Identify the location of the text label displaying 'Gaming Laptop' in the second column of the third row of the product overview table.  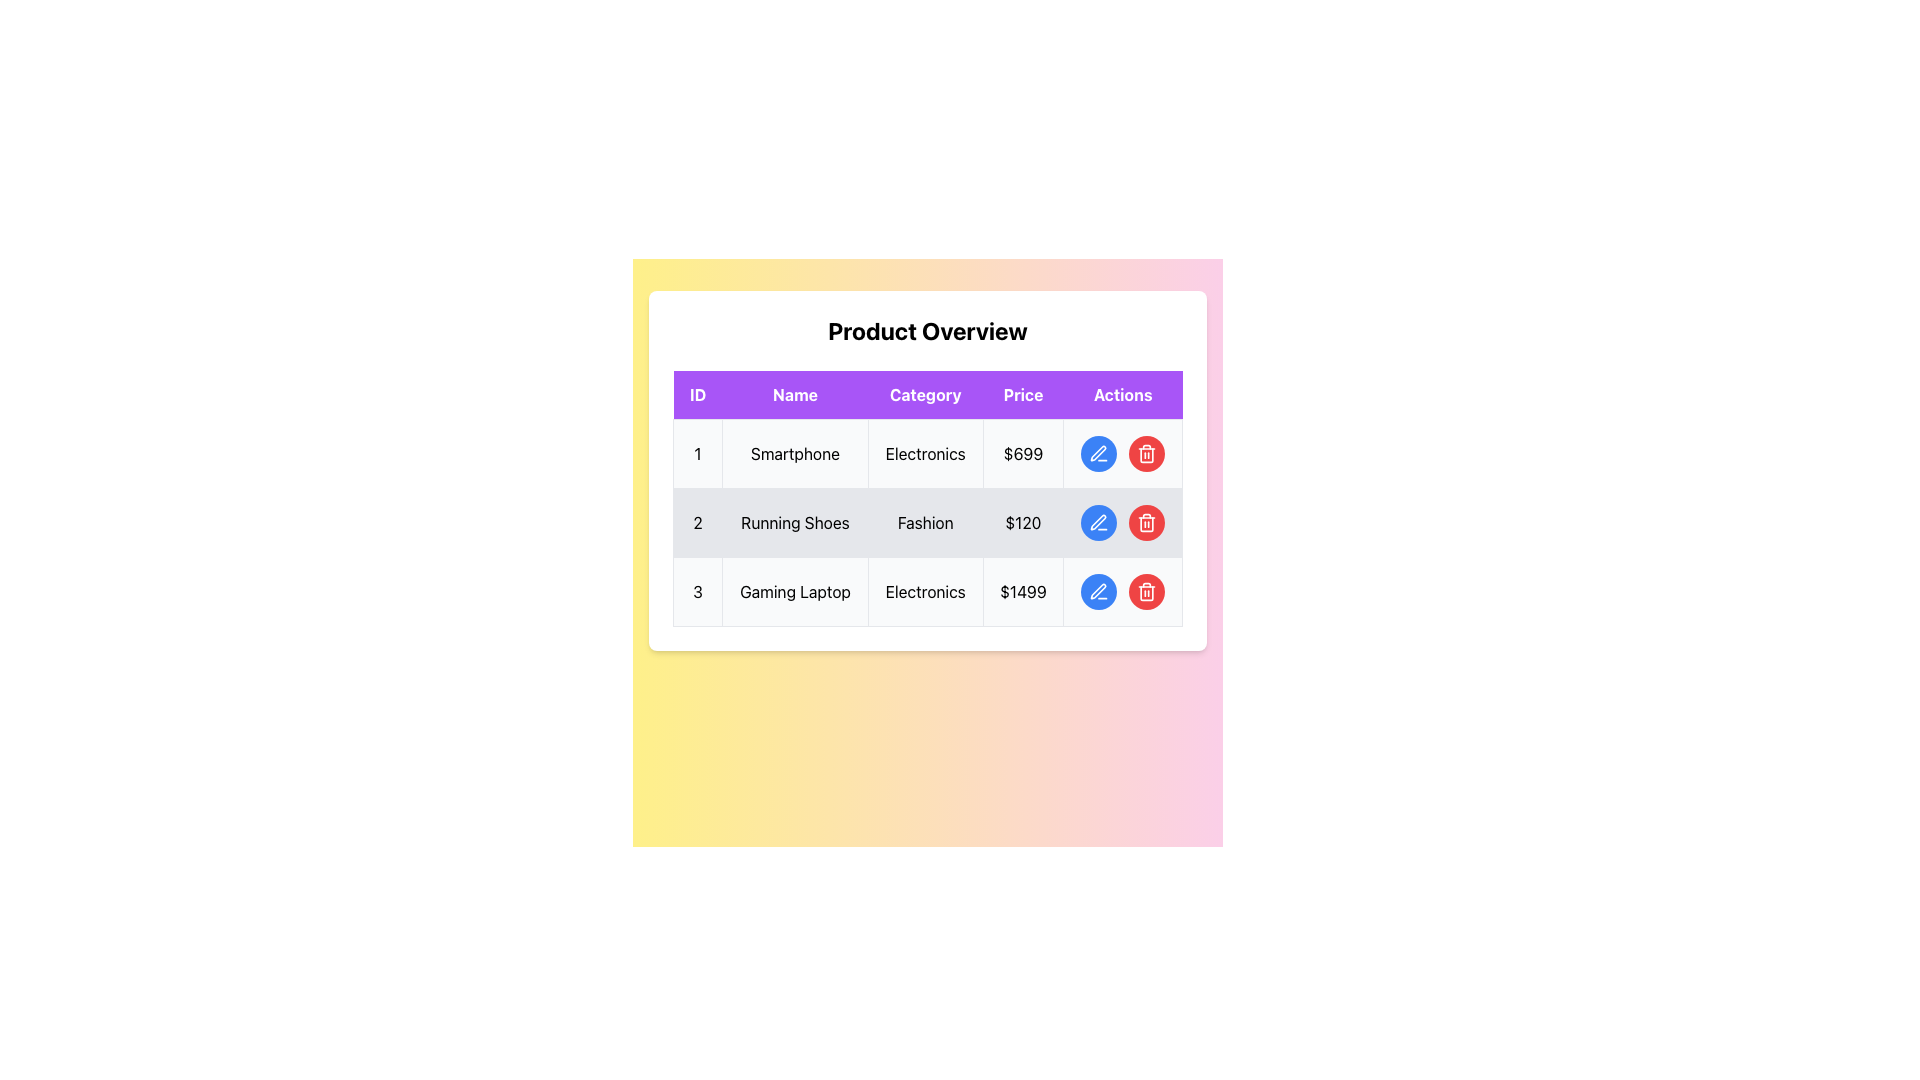
(794, 590).